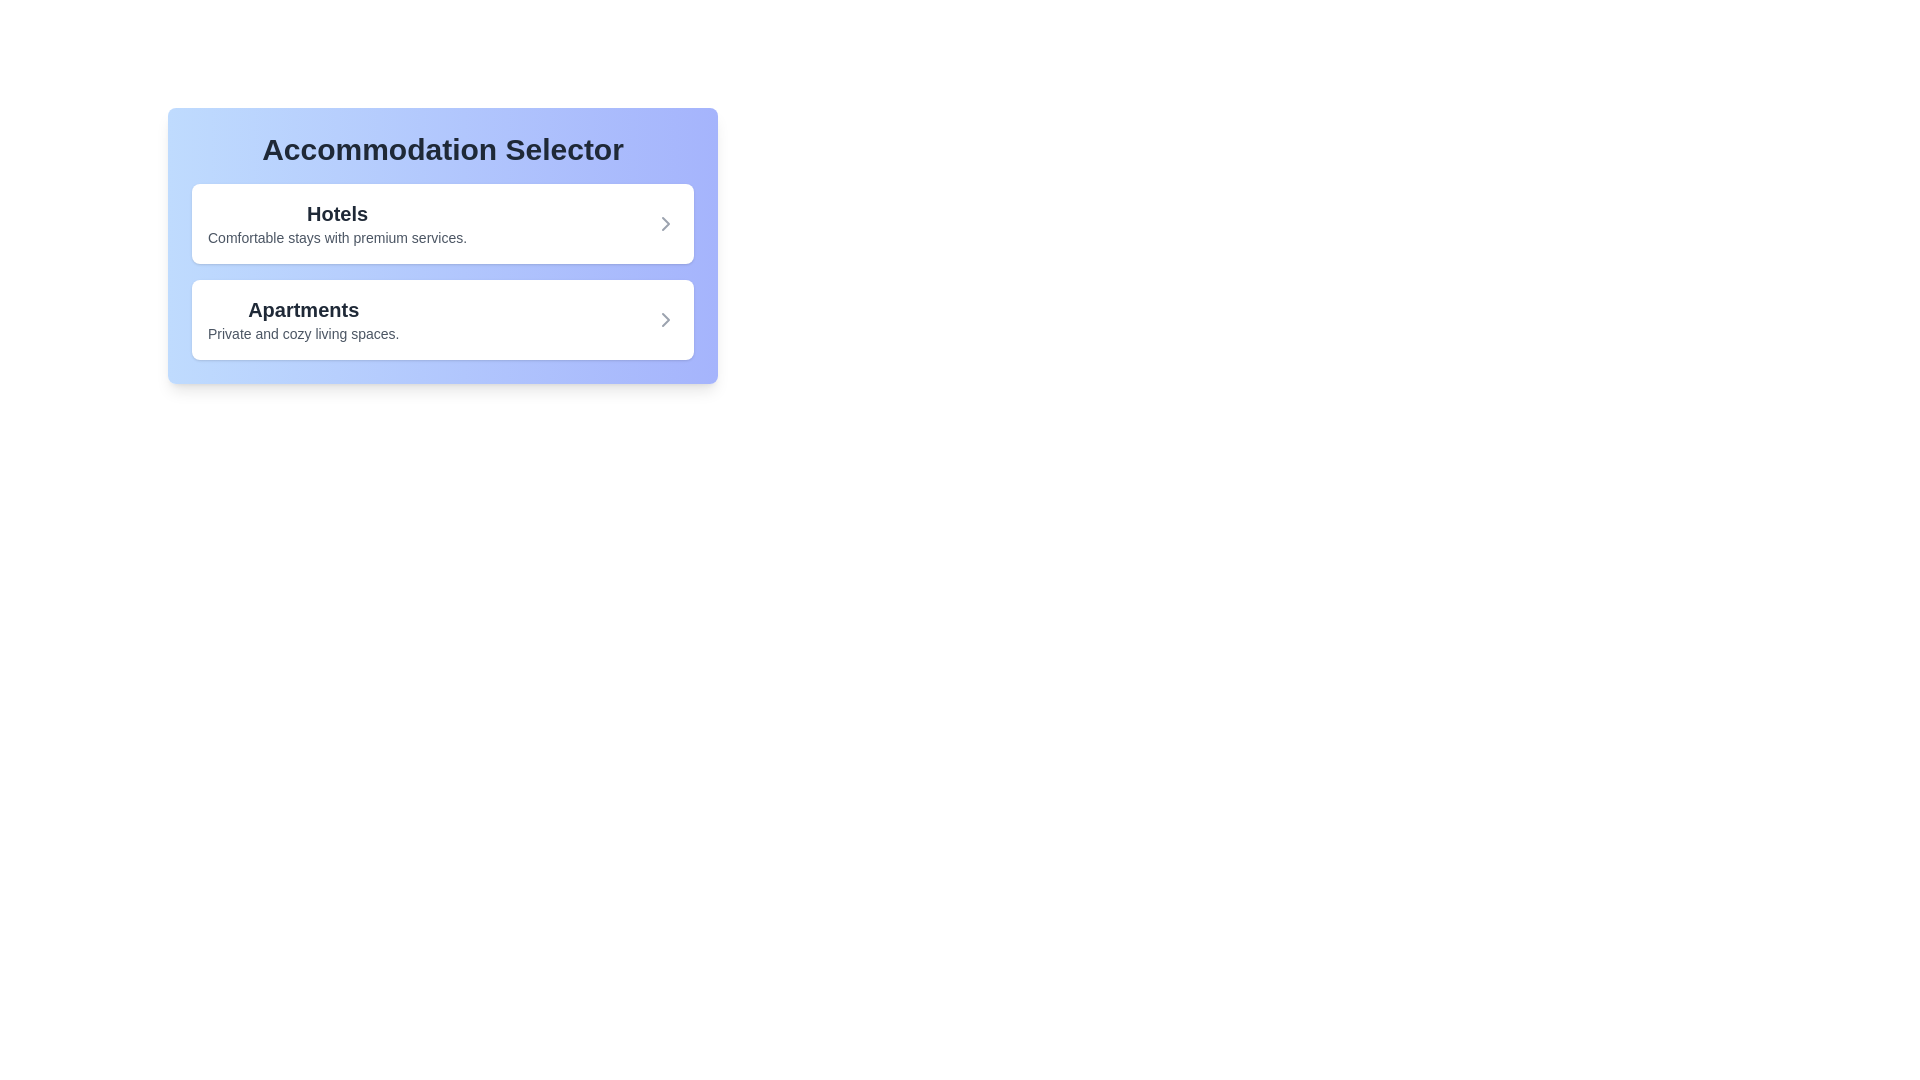 The height and width of the screenshot is (1080, 1920). Describe the element at coordinates (302, 333) in the screenshot. I see `the static text label providing descriptive information about the 'Apartments' category, which highlights 'Private and cozy living spaces.' This label is located below the title 'Apartments' in the accommodation selector` at that location.